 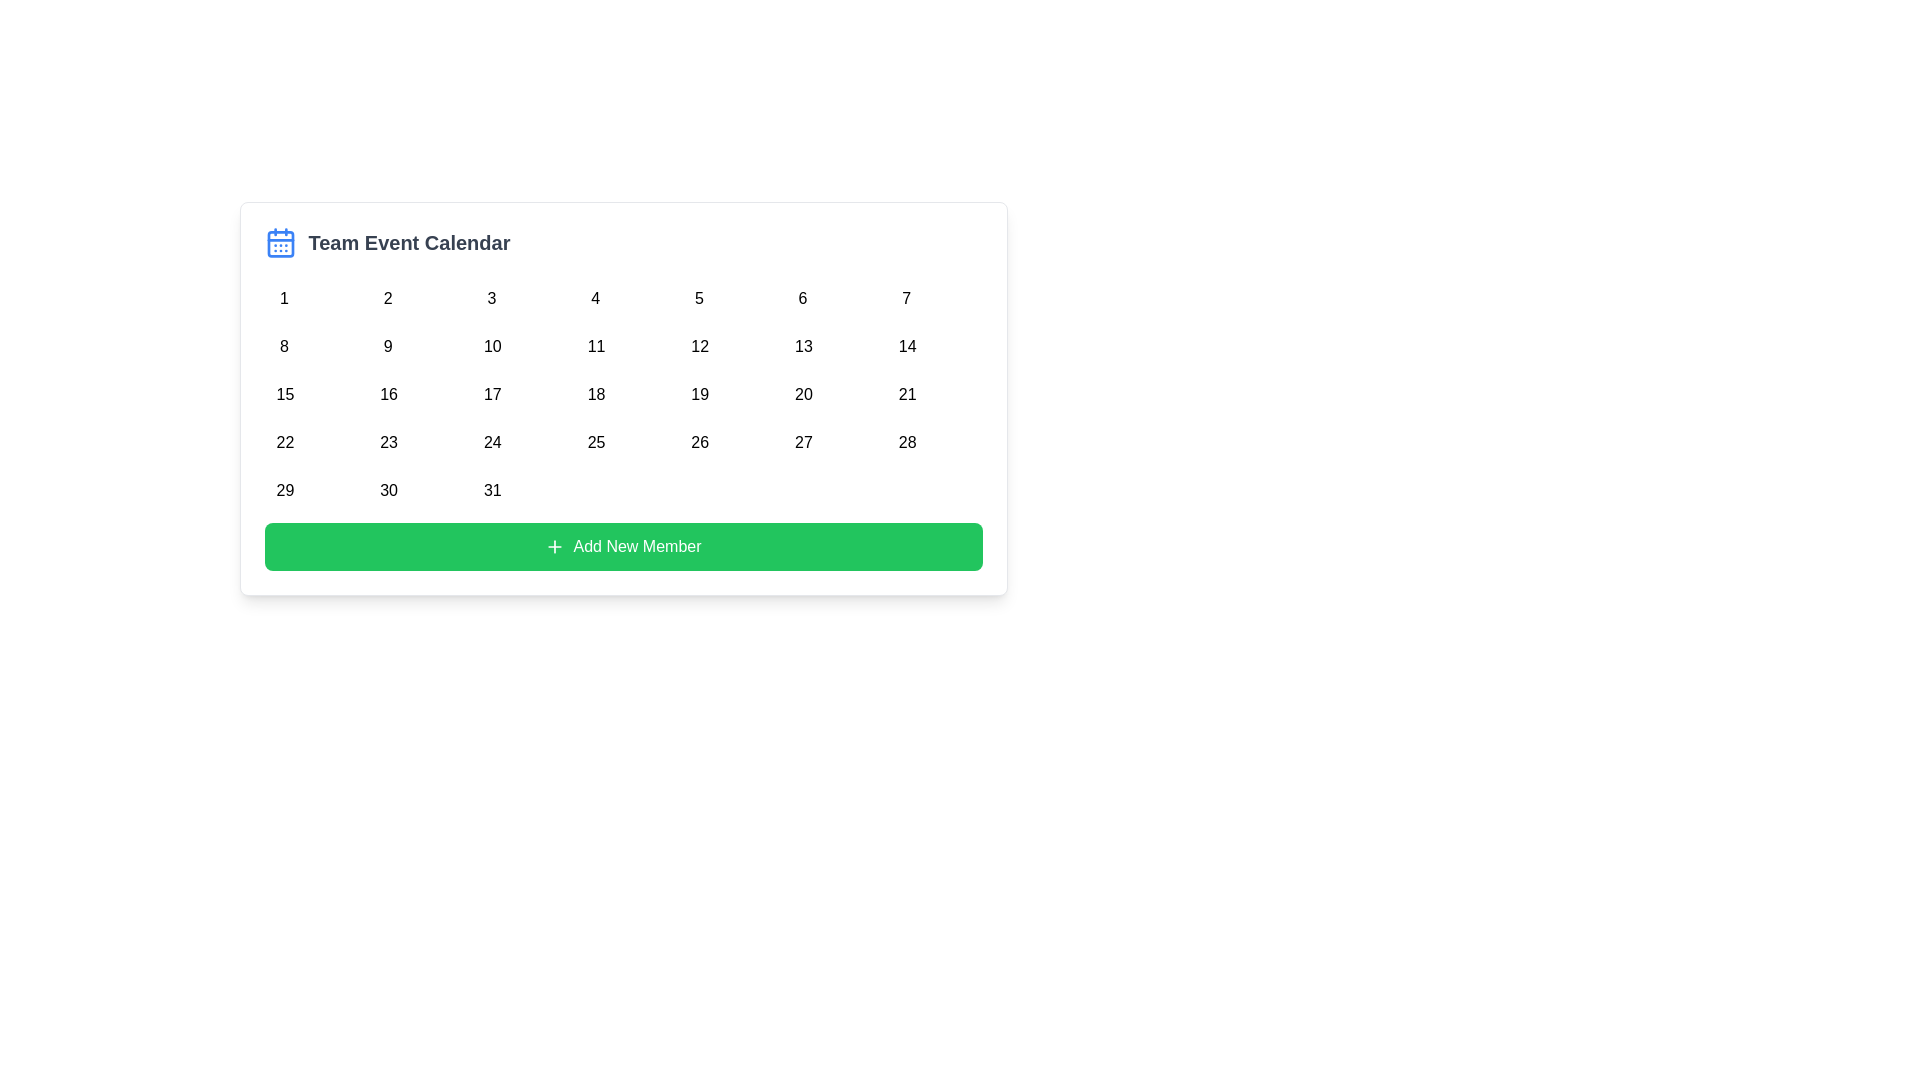 What do you see at coordinates (699, 342) in the screenshot?
I see `the square button with rounded corners, white background, and bold number '12' centered within it, located in the second row and fifth column under the 'Team Event Calendar' section to trigger hover effects` at bounding box center [699, 342].